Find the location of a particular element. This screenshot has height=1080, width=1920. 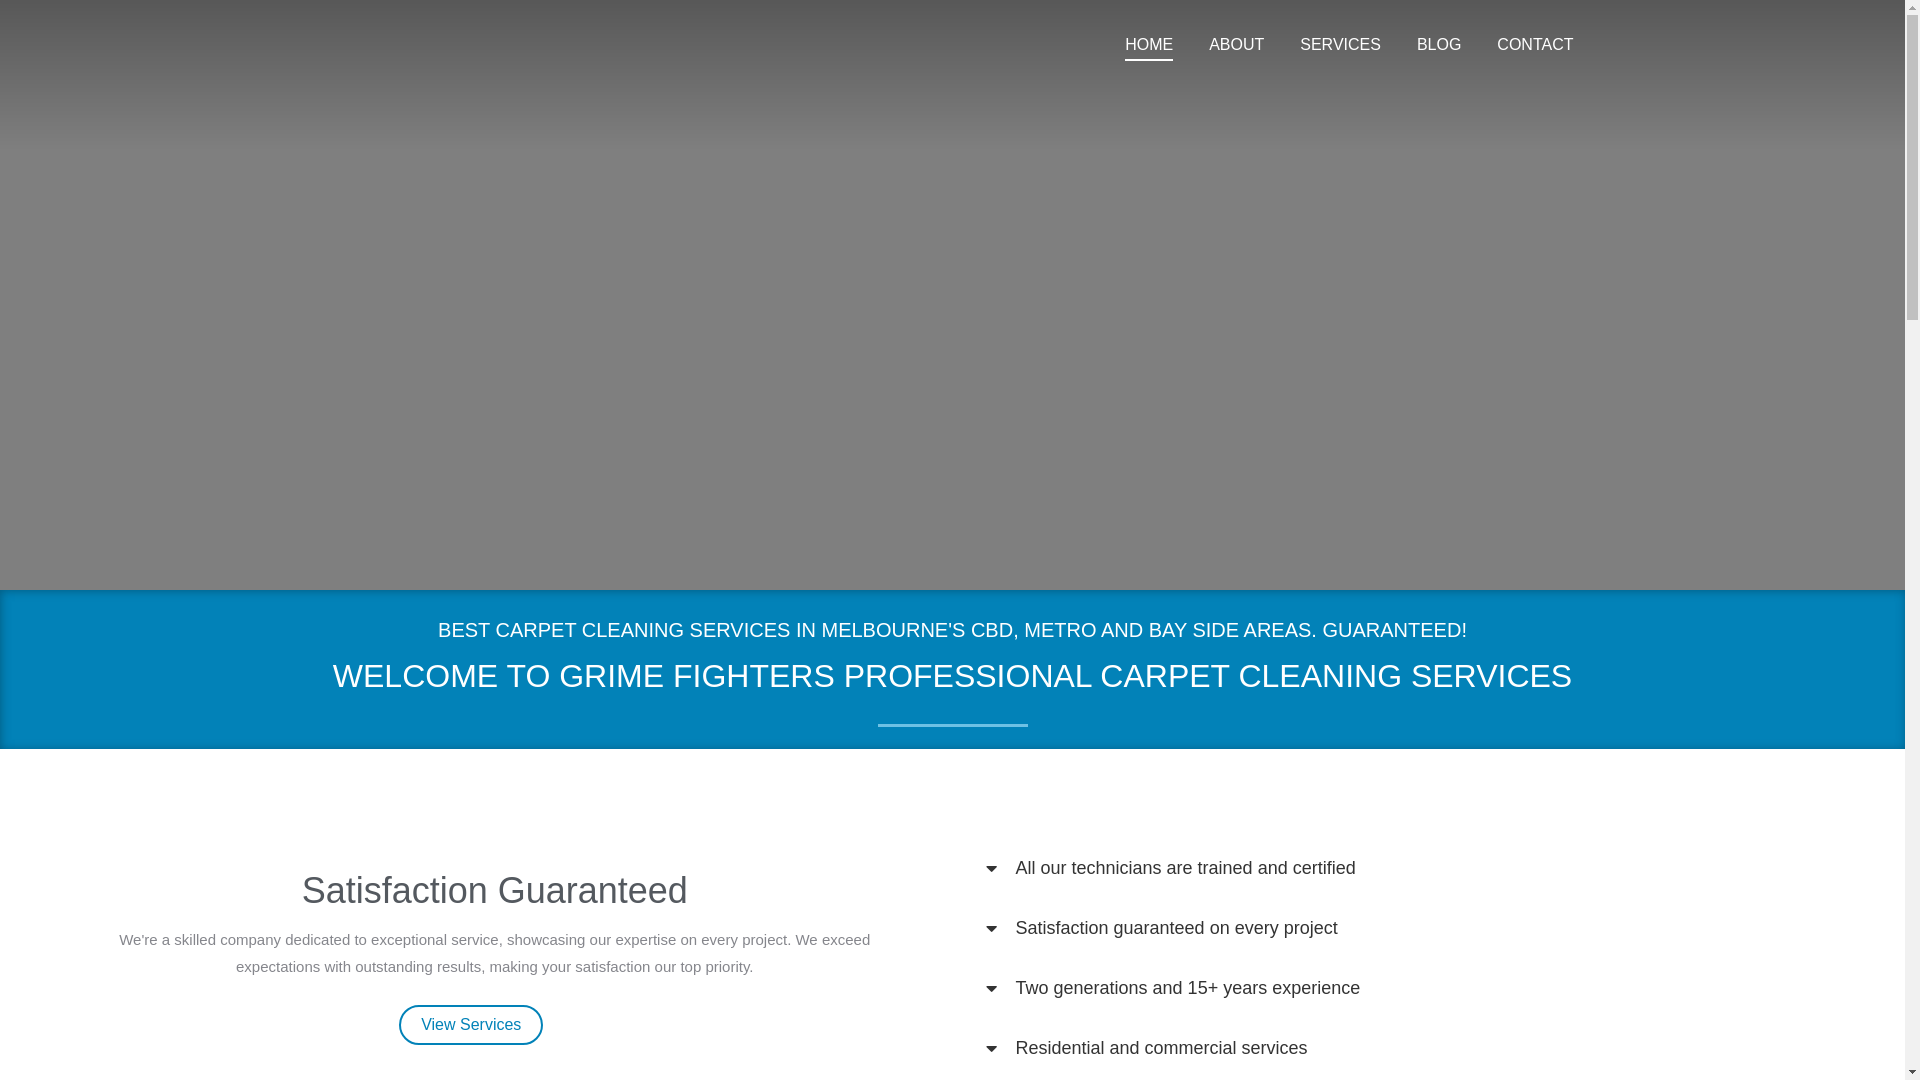

'BLOG' is located at coordinates (1411, 45).